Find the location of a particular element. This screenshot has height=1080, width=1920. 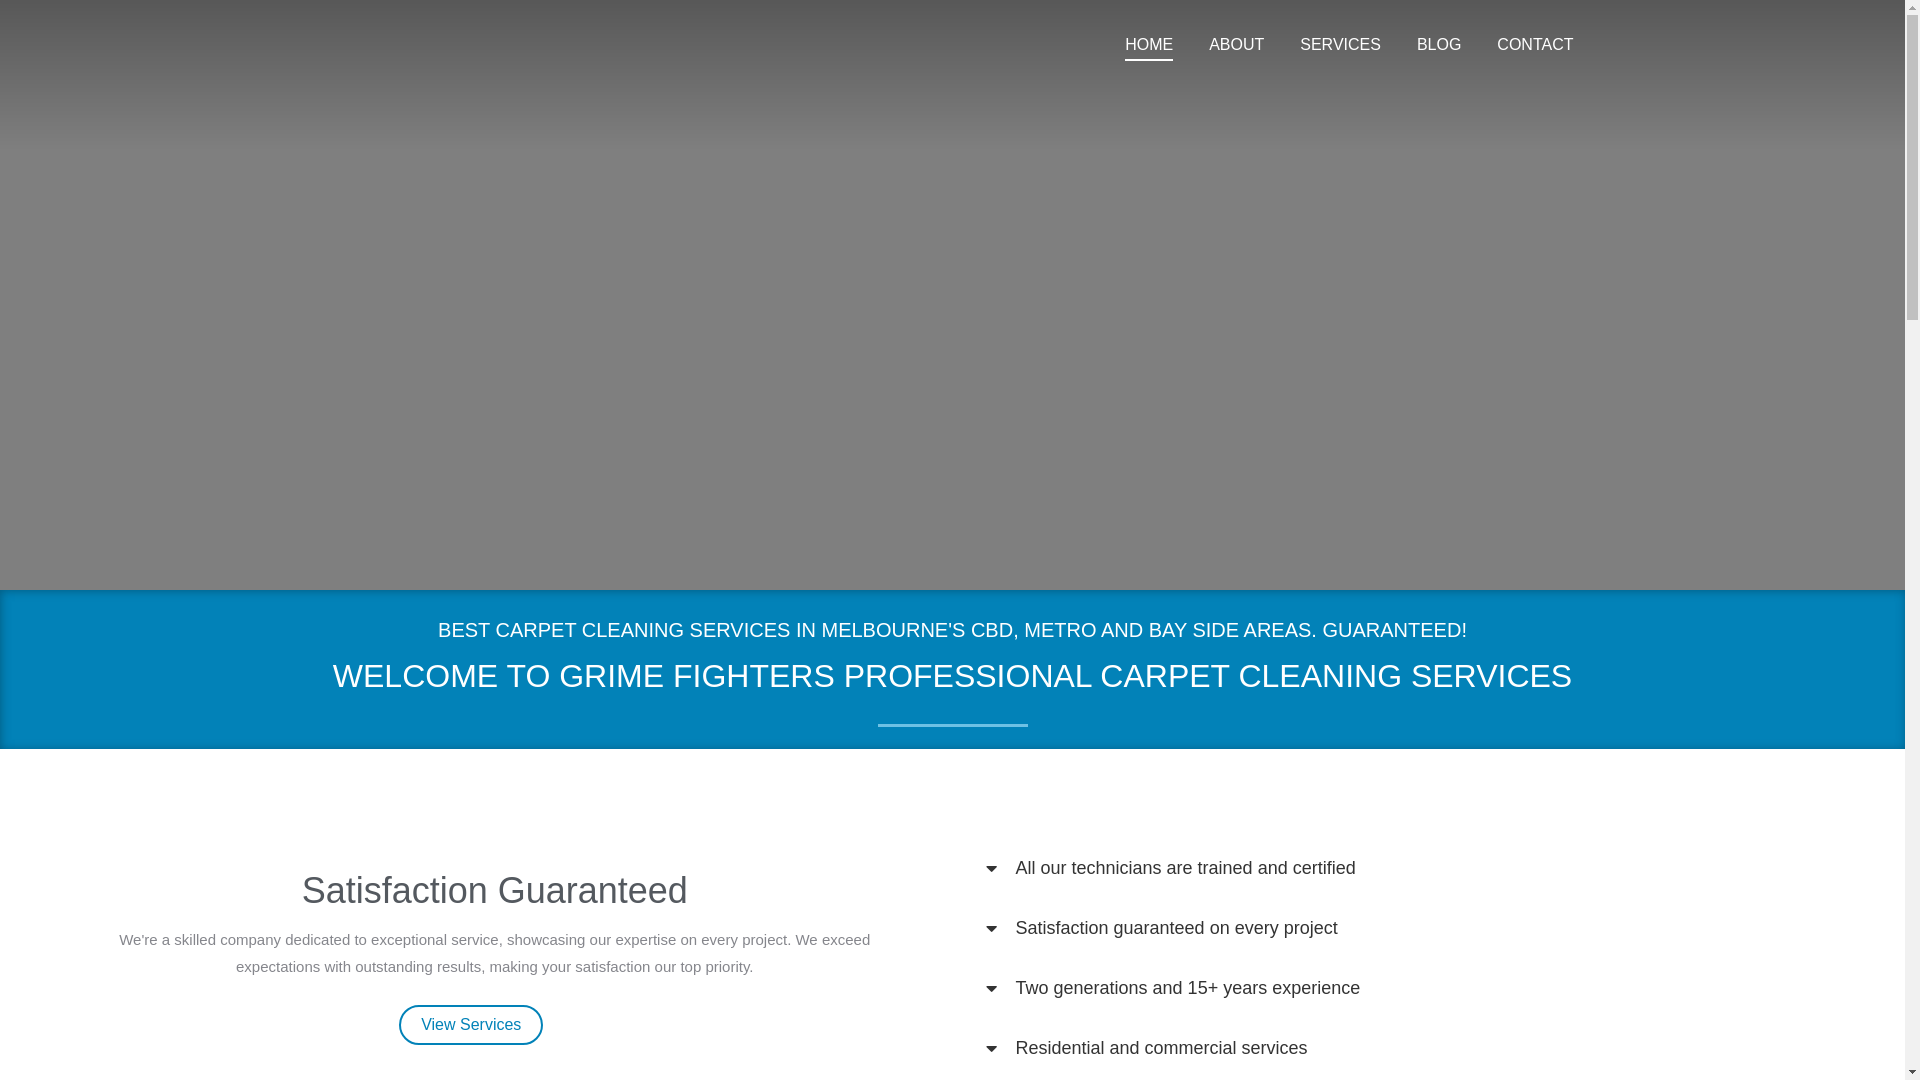

'BLOG' is located at coordinates (1411, 45).